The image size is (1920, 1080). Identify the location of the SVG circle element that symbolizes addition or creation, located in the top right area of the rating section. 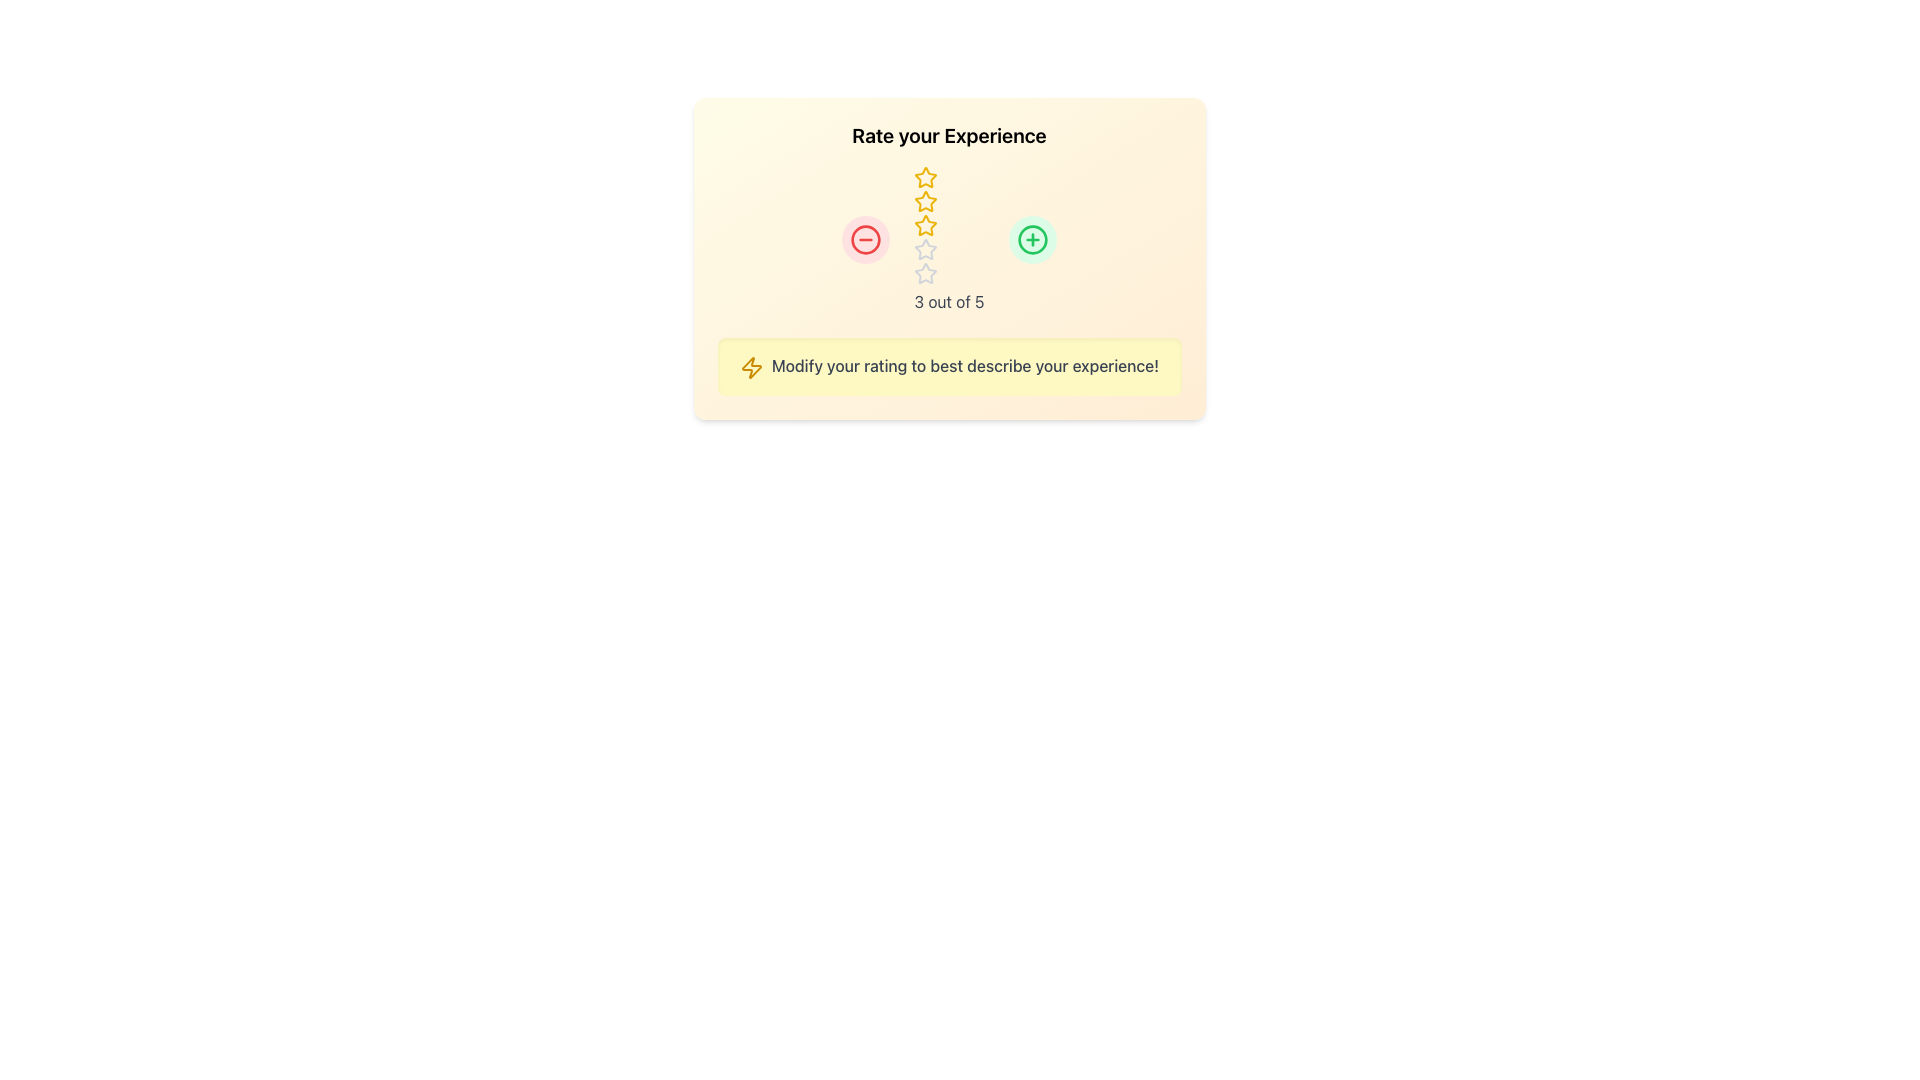
(1032, 238).